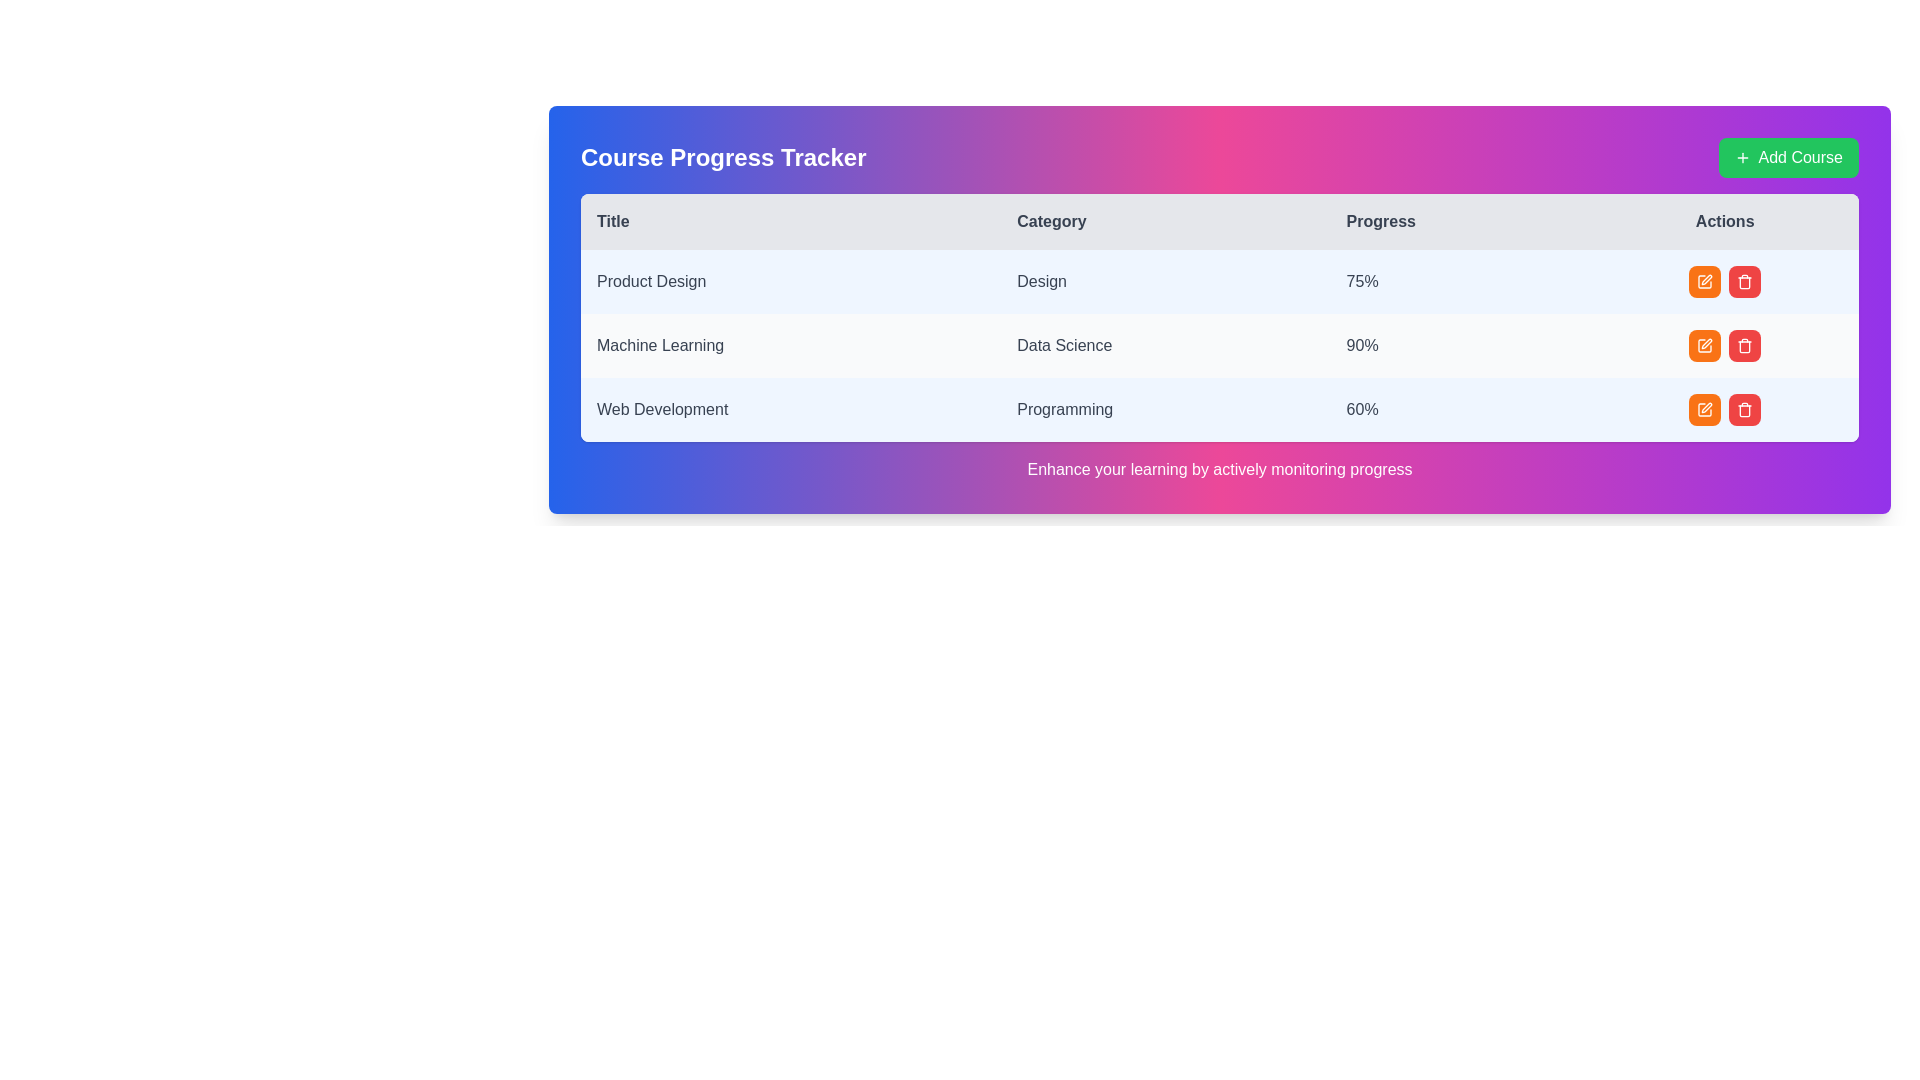  What do you see at coordinates (1724, 408) in the screenshot?
I see `the orange edit button in the Action button group to enter edit mode, located in the 'Actions' column of the 'Web Development' row` at bounding box center [1724, 408].